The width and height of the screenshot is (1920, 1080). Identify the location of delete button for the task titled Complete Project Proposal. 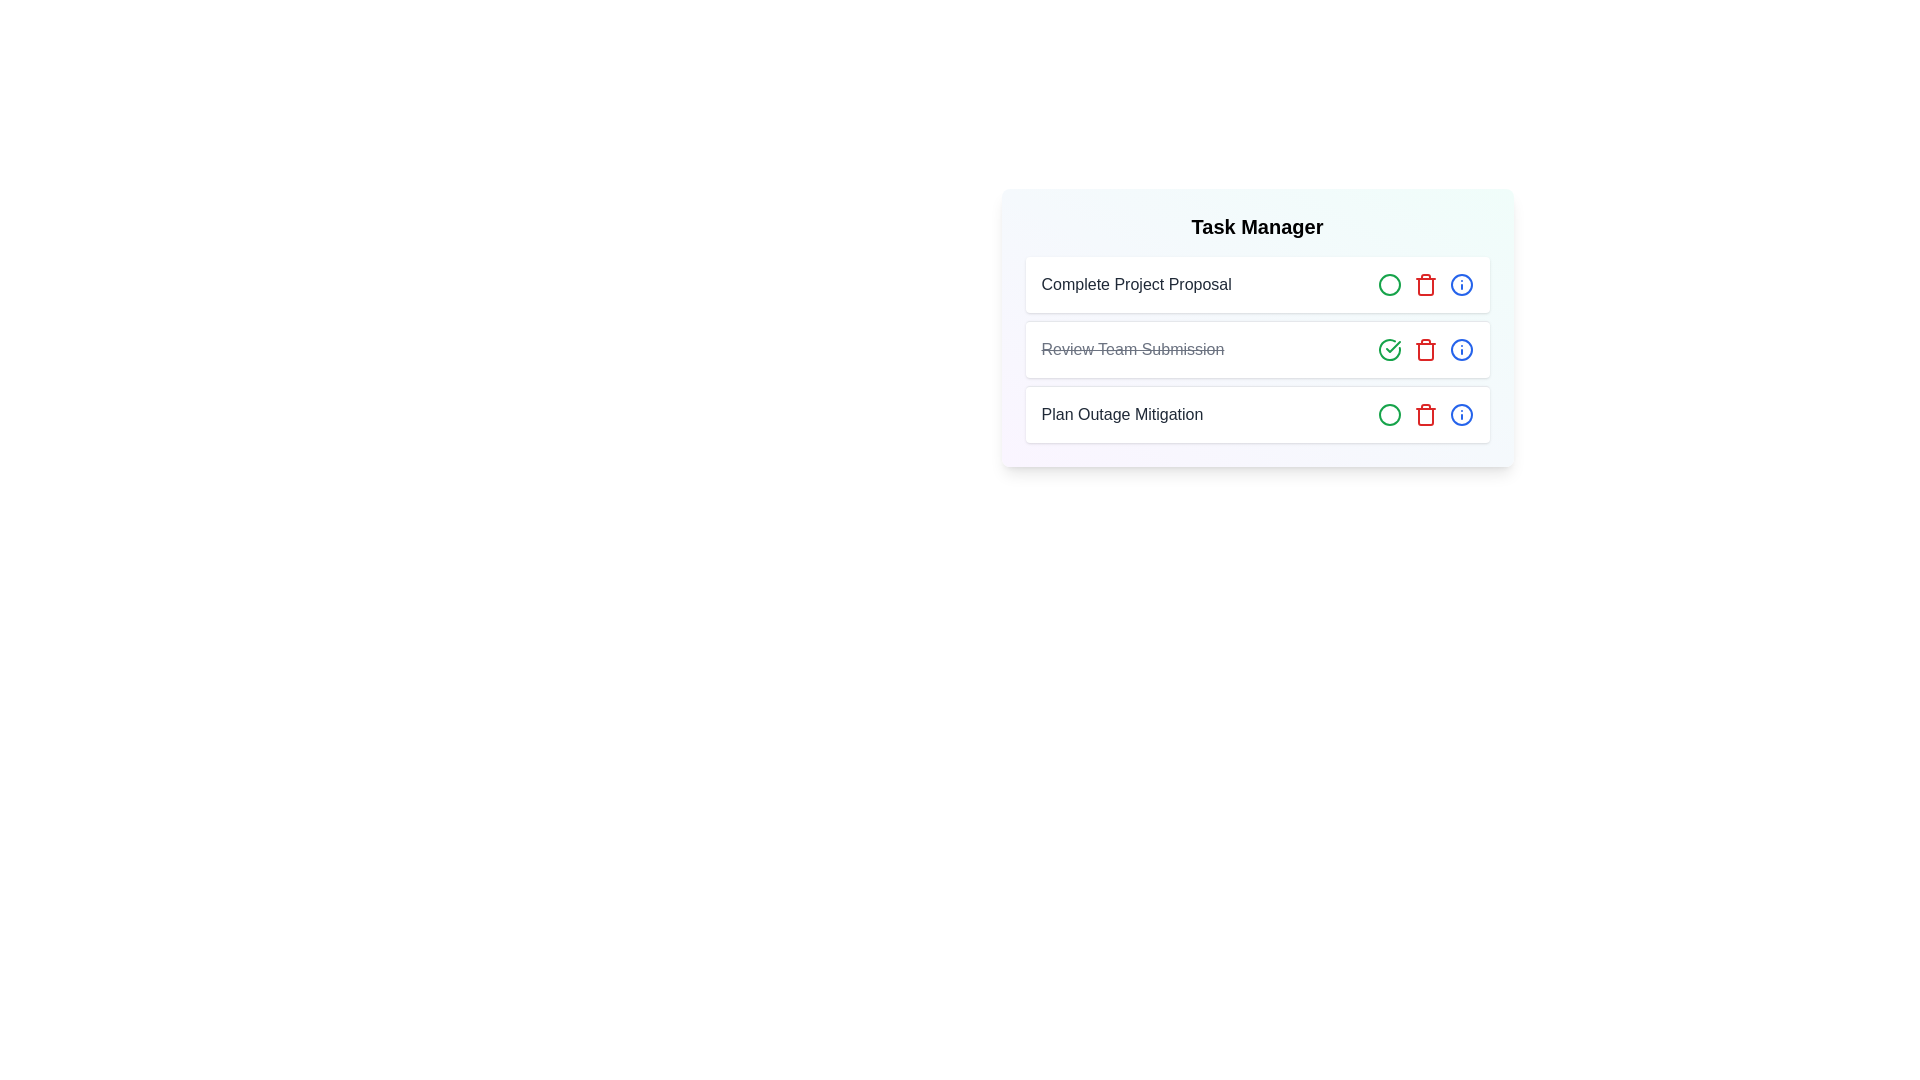
(1424, 285).